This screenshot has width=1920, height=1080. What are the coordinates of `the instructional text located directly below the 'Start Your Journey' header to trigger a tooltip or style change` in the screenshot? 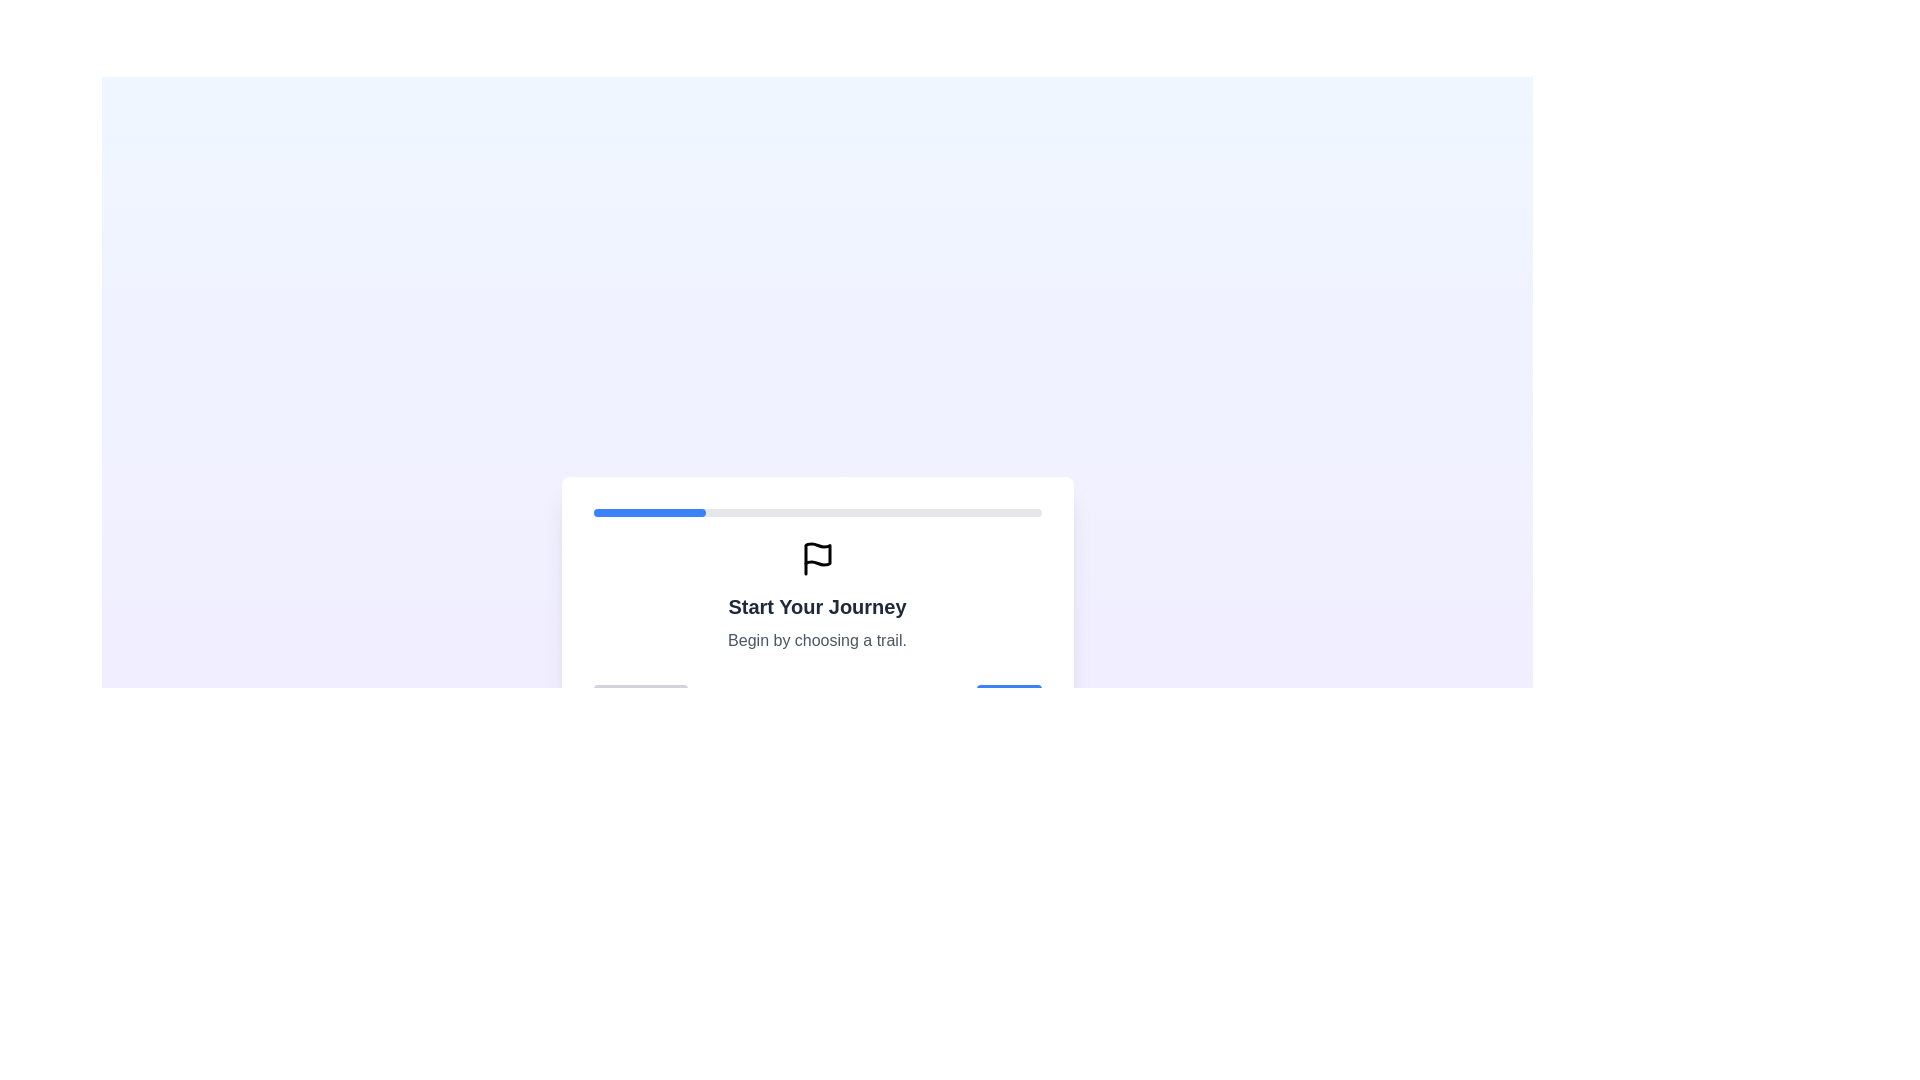 It's located at (817, 640).